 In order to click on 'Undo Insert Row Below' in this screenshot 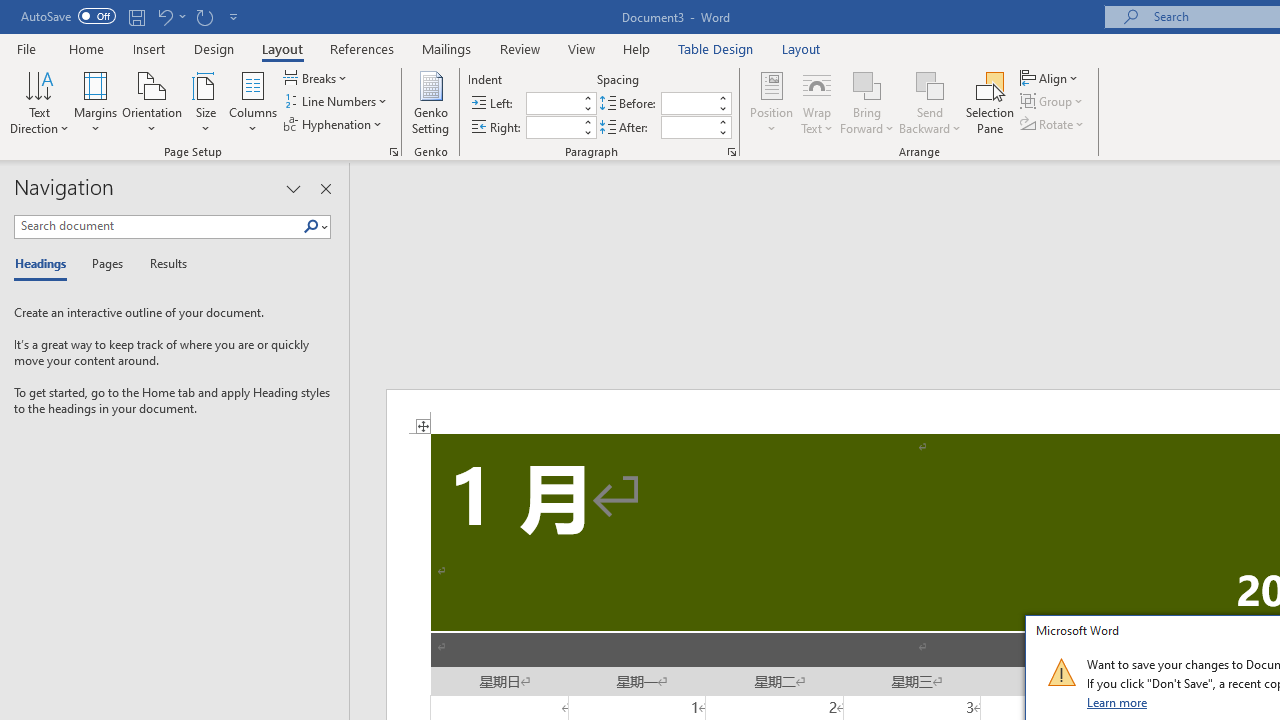, I will do `click(170, 16)`.